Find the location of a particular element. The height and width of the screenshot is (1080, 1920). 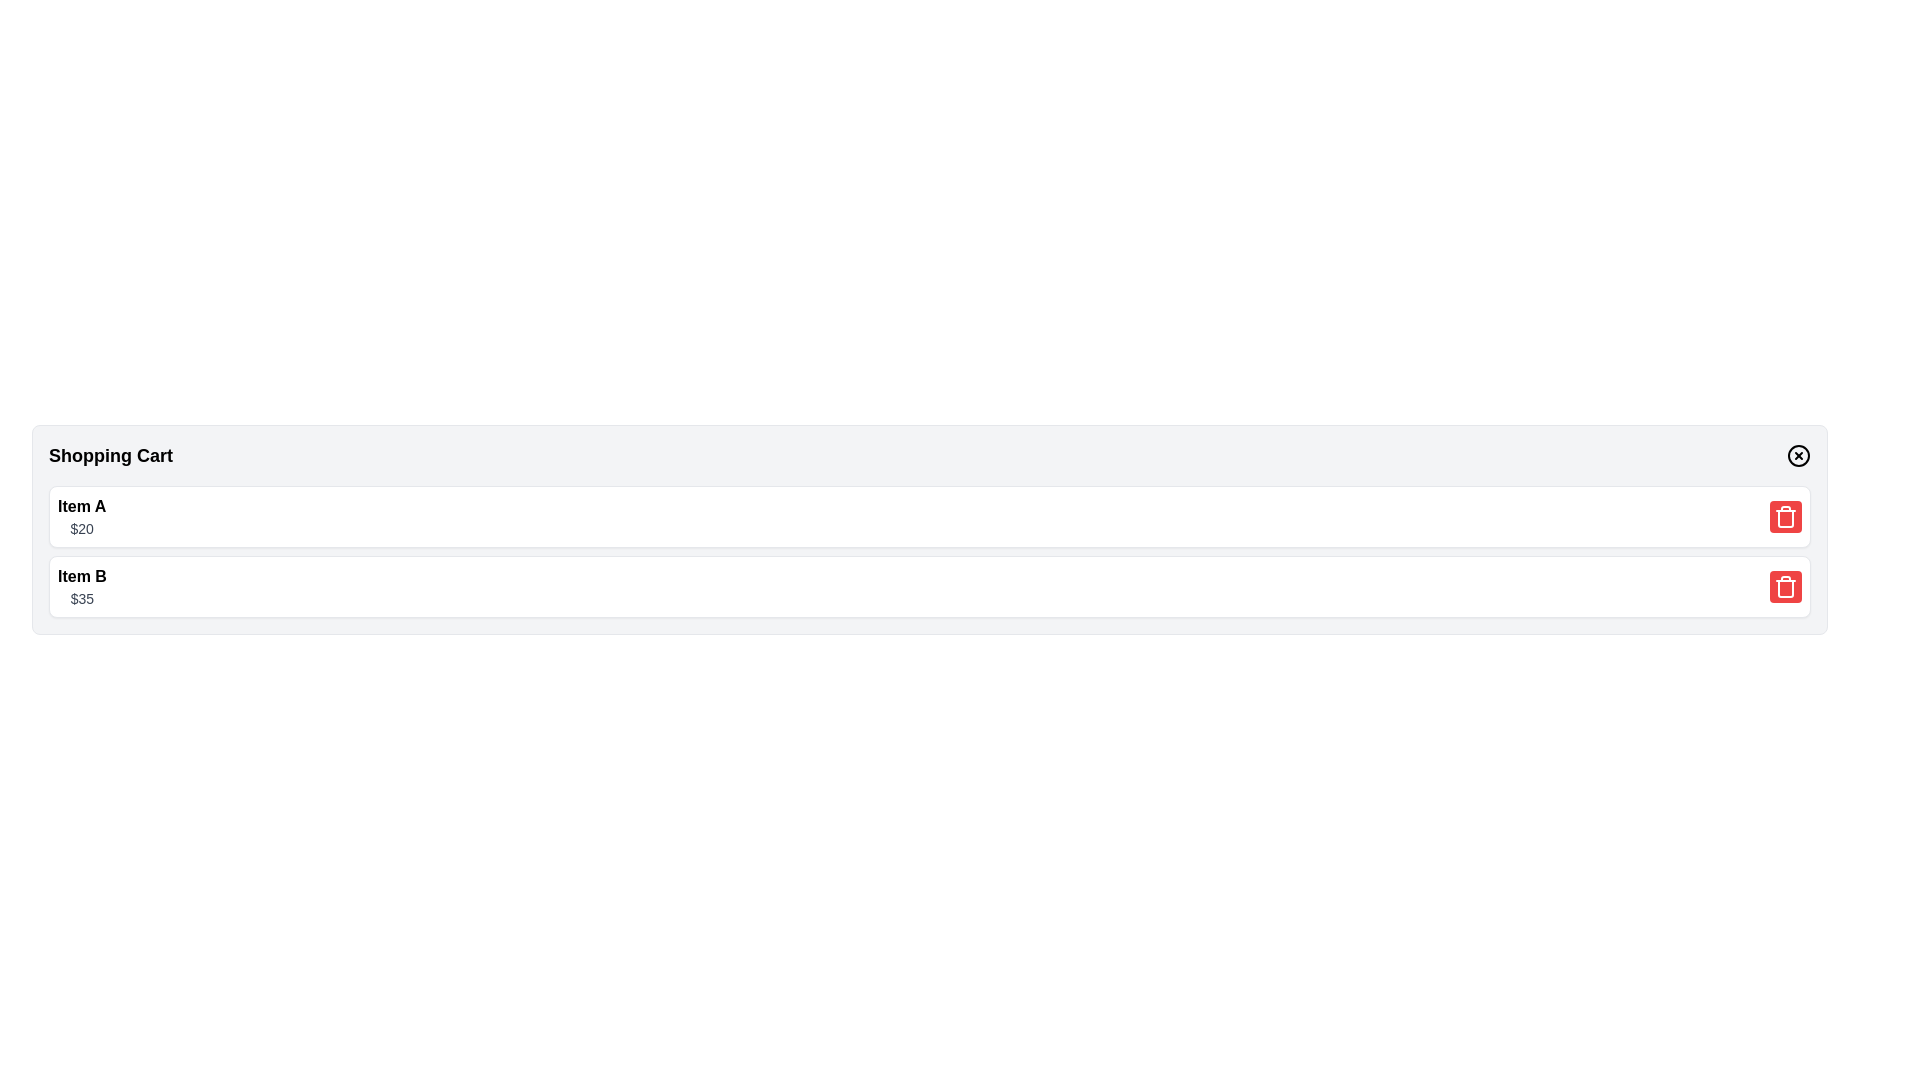

the trash can icon with a red background is located at coordinates (1785, 515).